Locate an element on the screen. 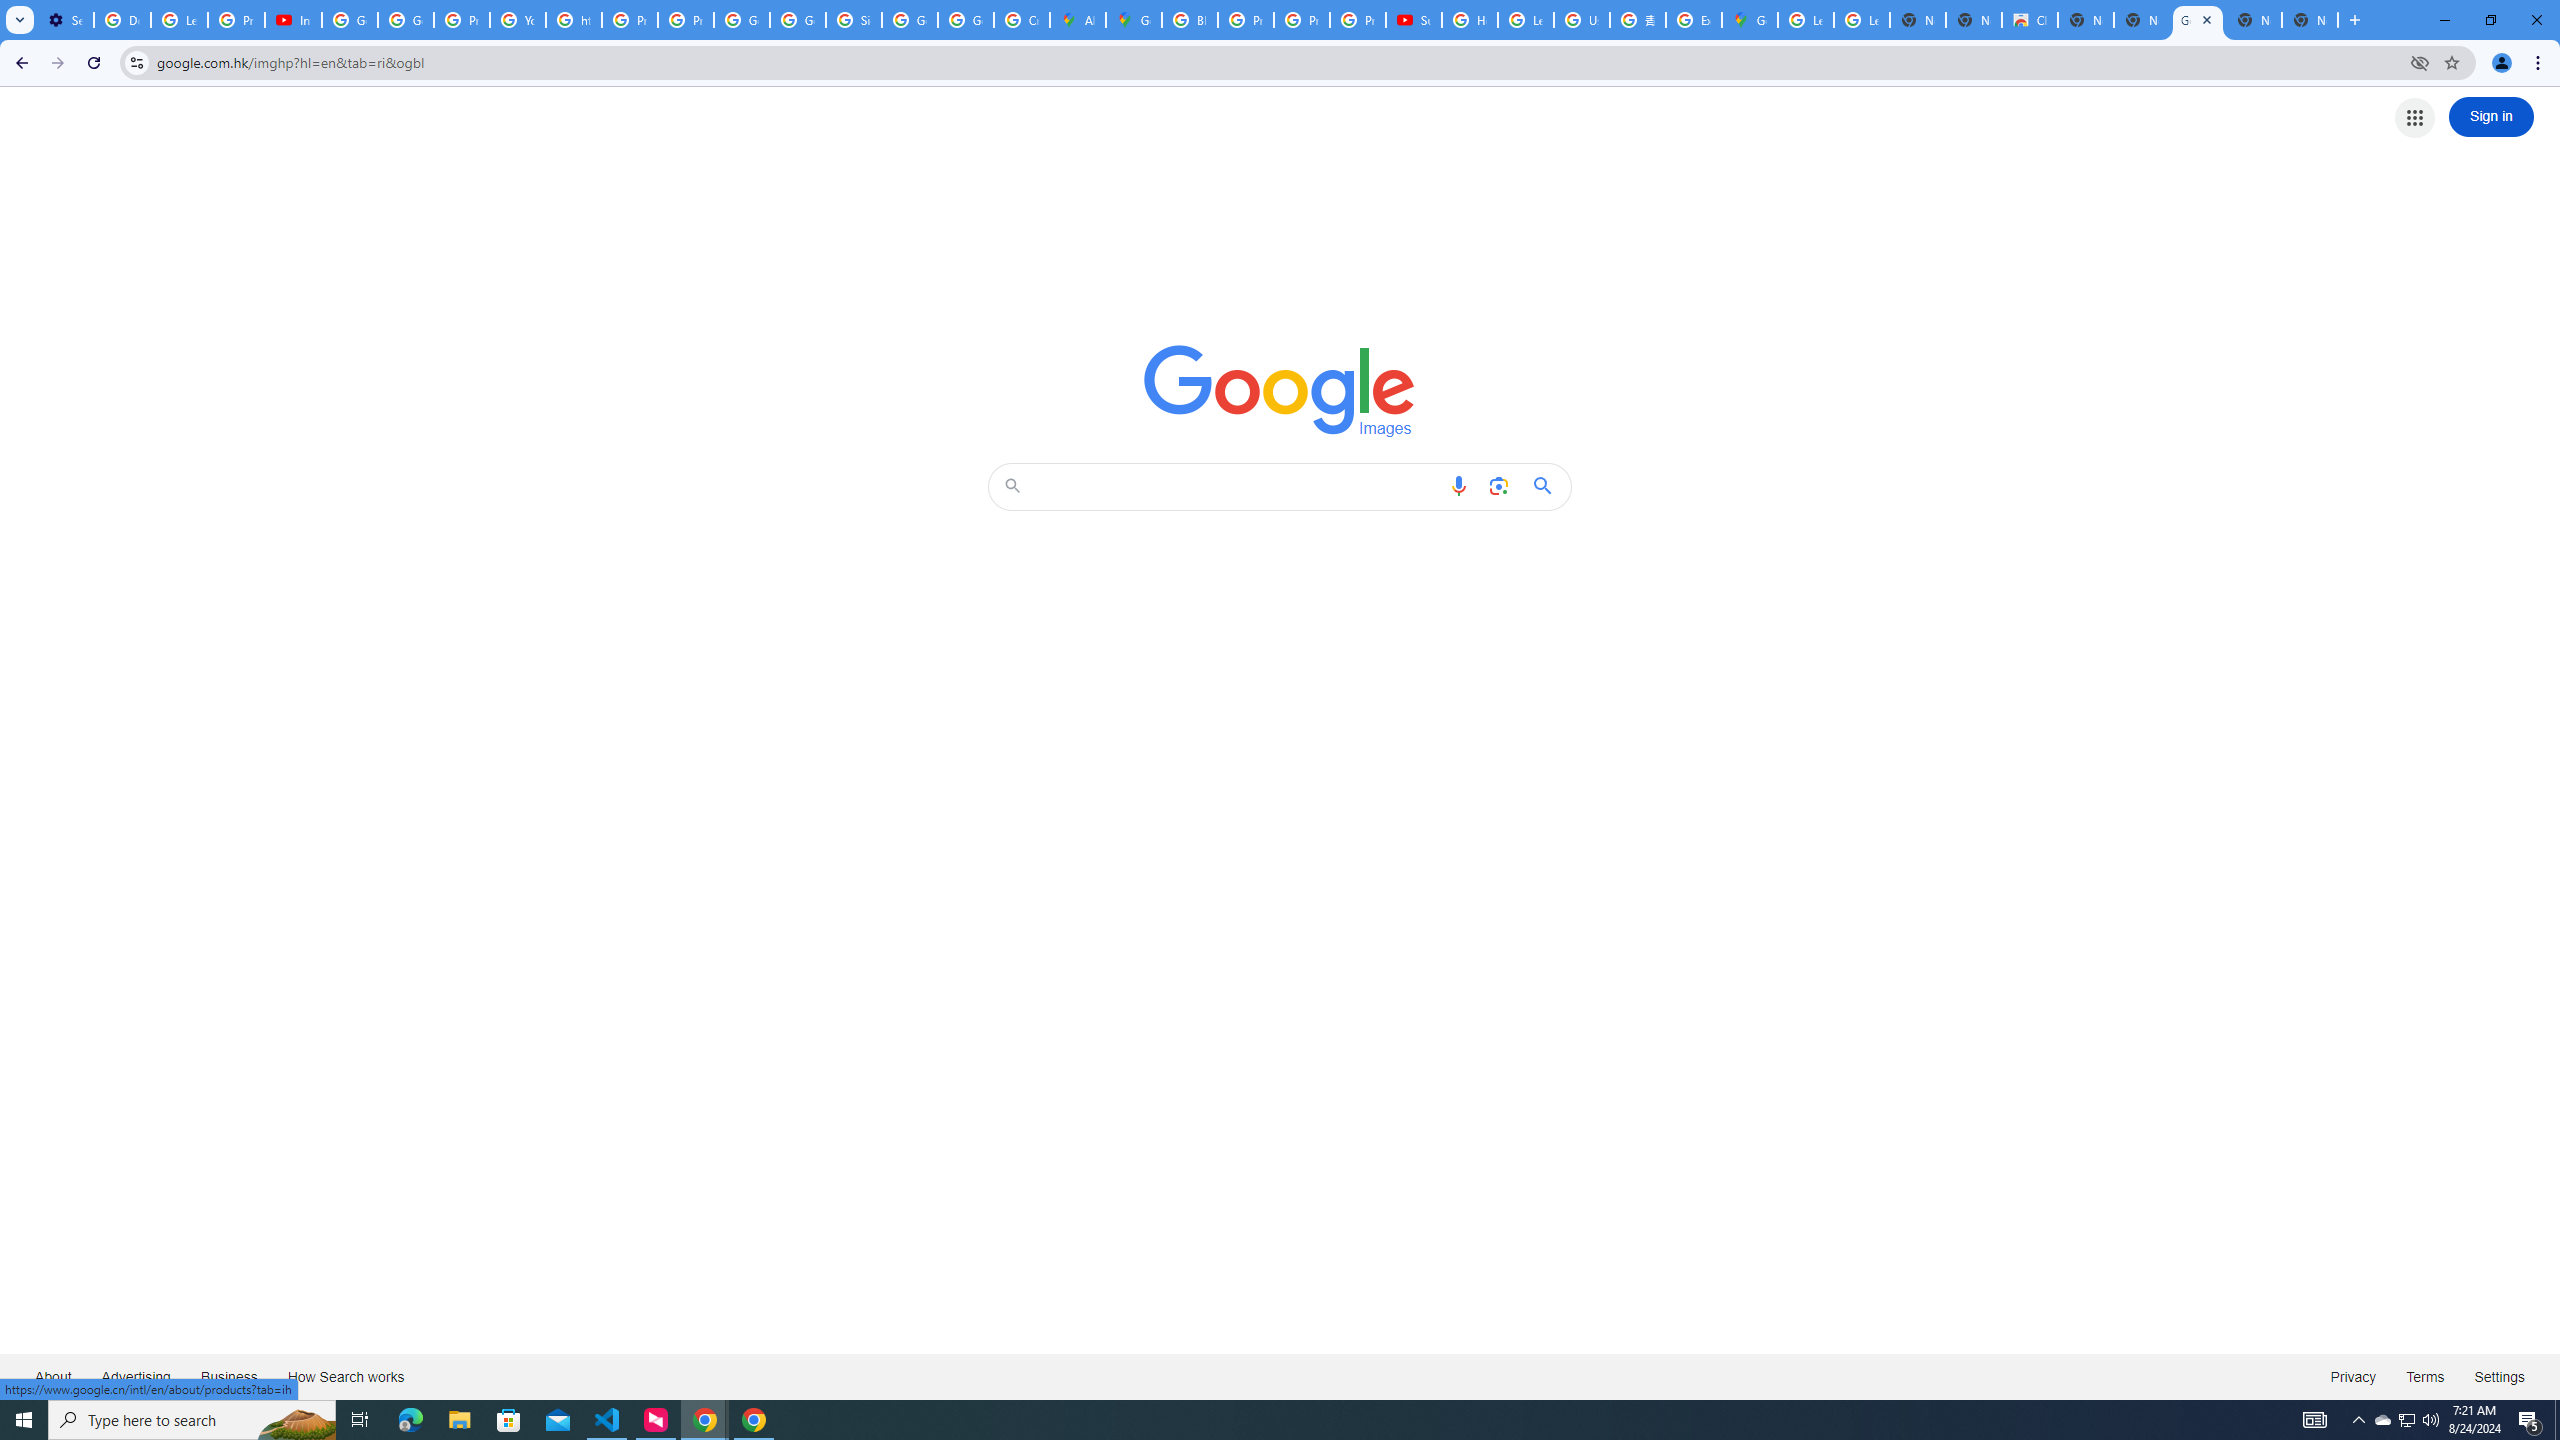 The width and height of the screenshot is (2560, 1440). 'Privacy Help Center - Policies Help' is located at coordinates (1244, 19).